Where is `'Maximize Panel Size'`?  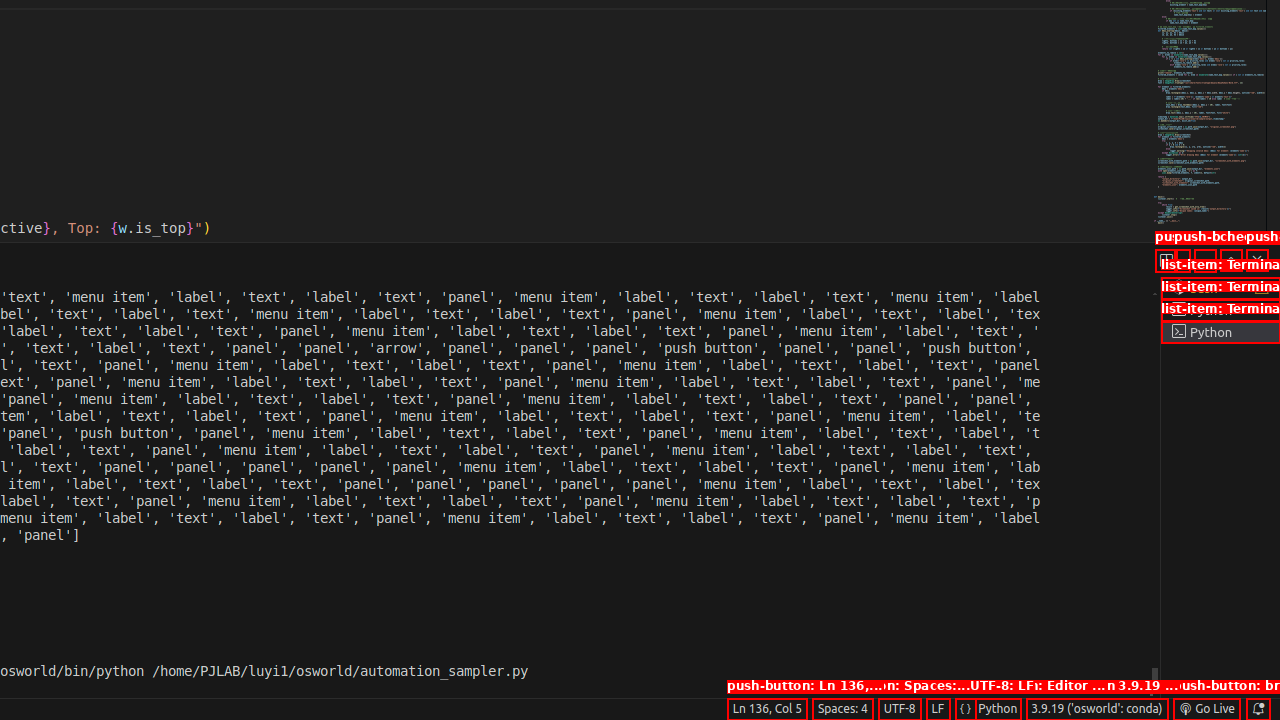
'Maximize Panel Size' is located at coordinates (1229, 258).